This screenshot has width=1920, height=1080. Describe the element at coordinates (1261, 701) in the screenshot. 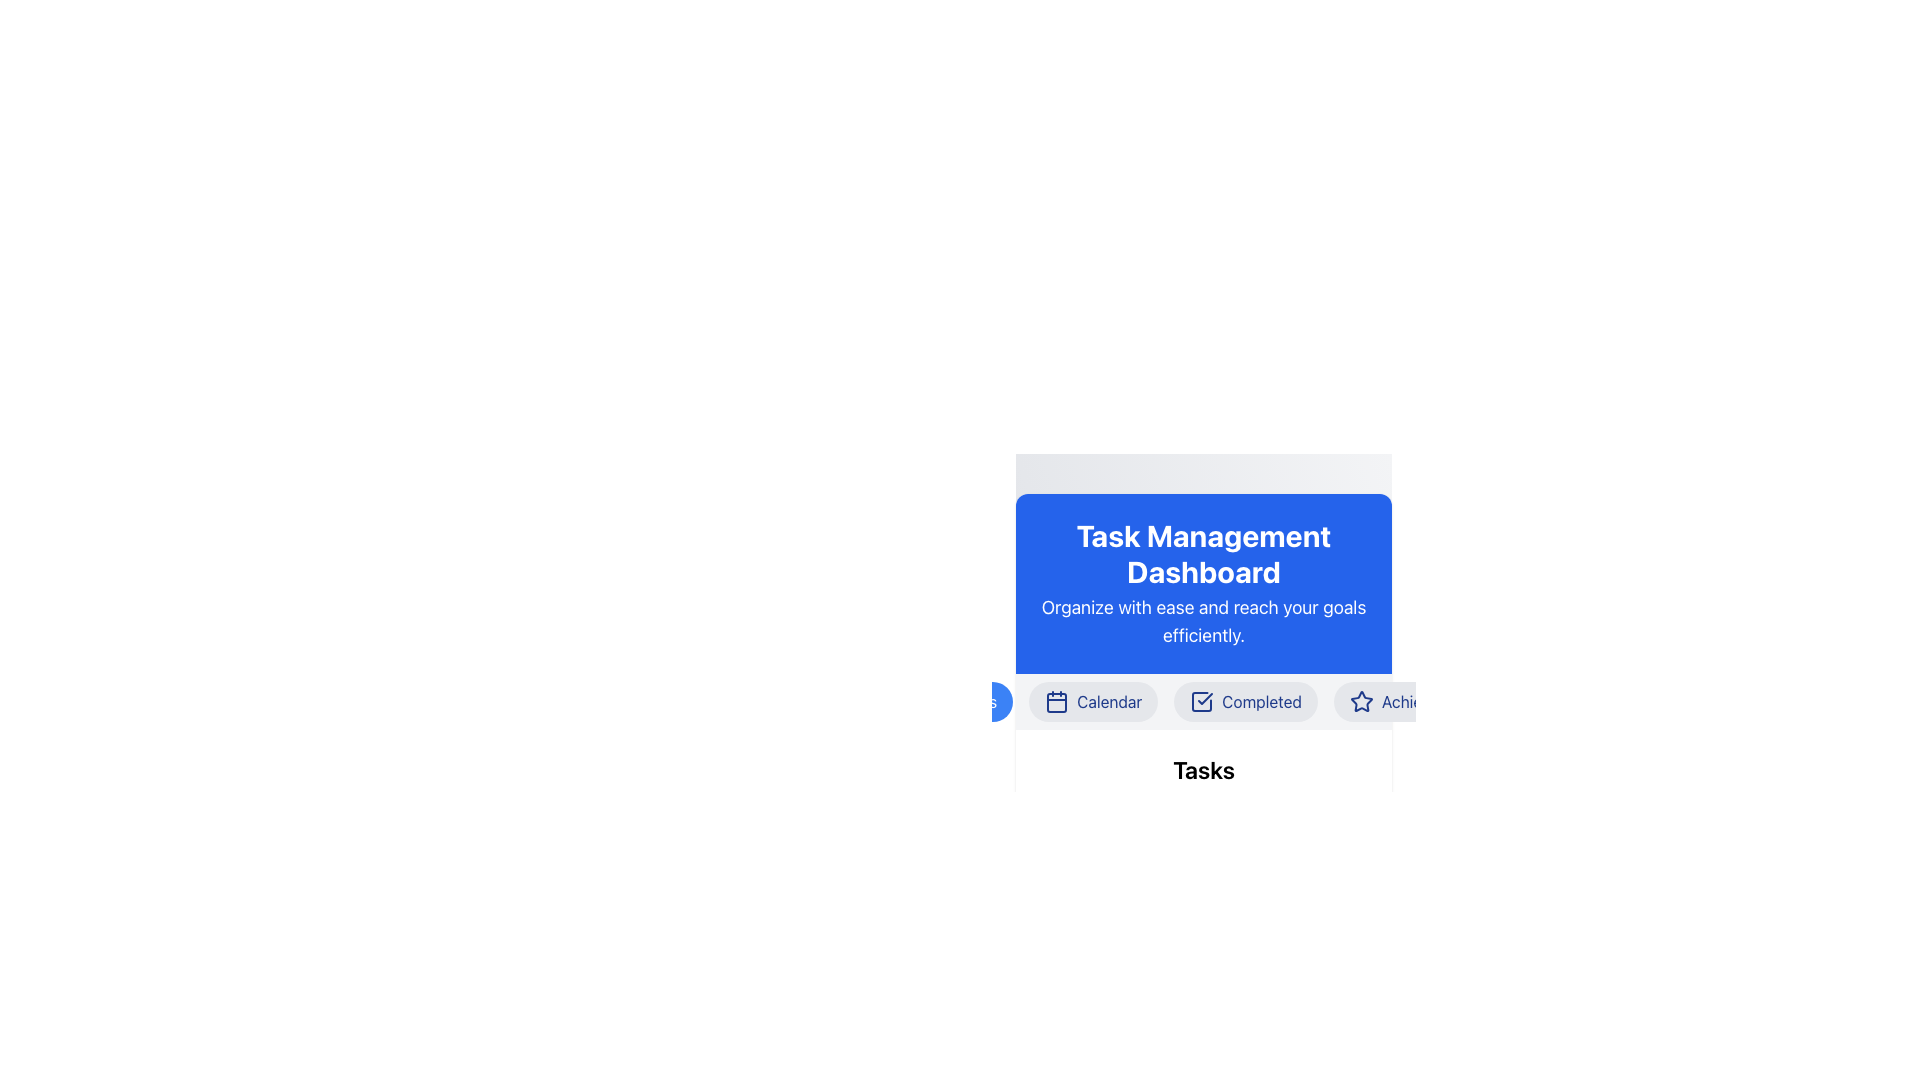

I see `the 'Completed' text label, which is part of a button-like component with a light gray rounded rectangle background and a checkbox icon on the left` at that location.